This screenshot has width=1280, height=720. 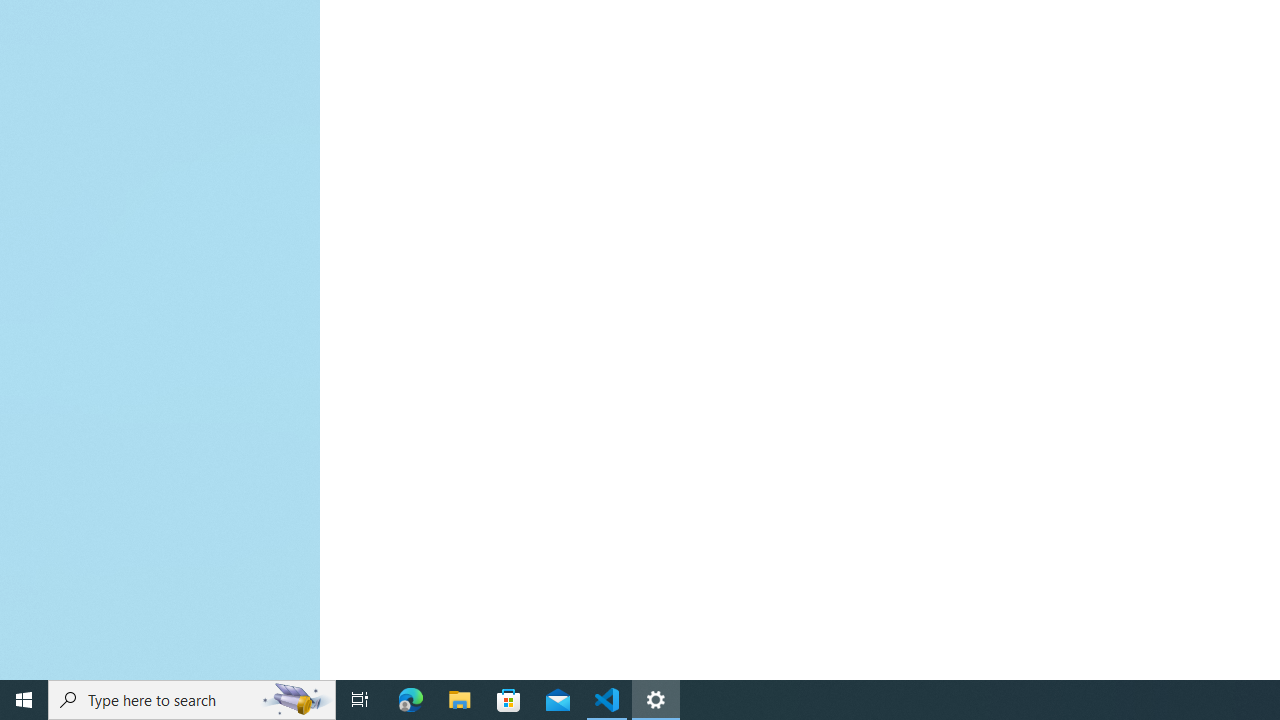 I want to click on 'Microsoft Edge', so click(x=410, y=698).